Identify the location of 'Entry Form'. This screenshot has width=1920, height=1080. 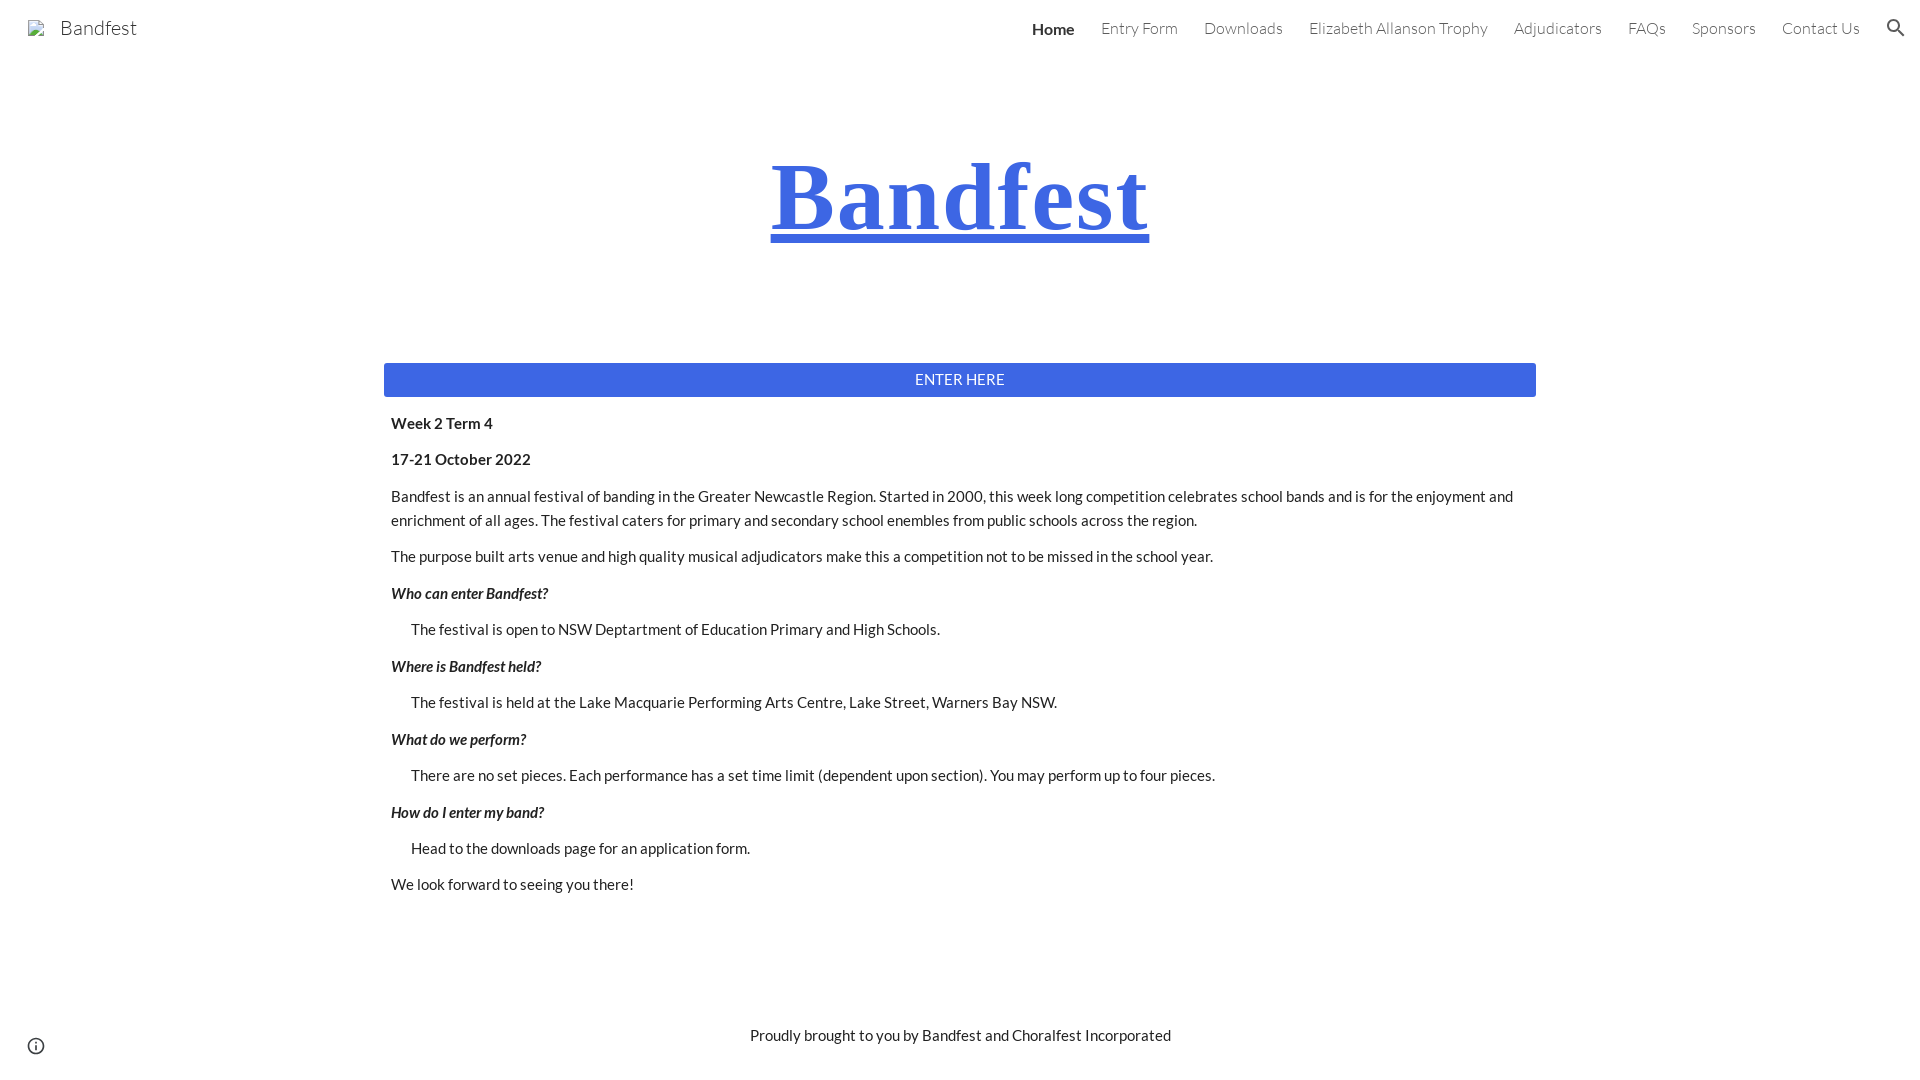
(1139, 27).